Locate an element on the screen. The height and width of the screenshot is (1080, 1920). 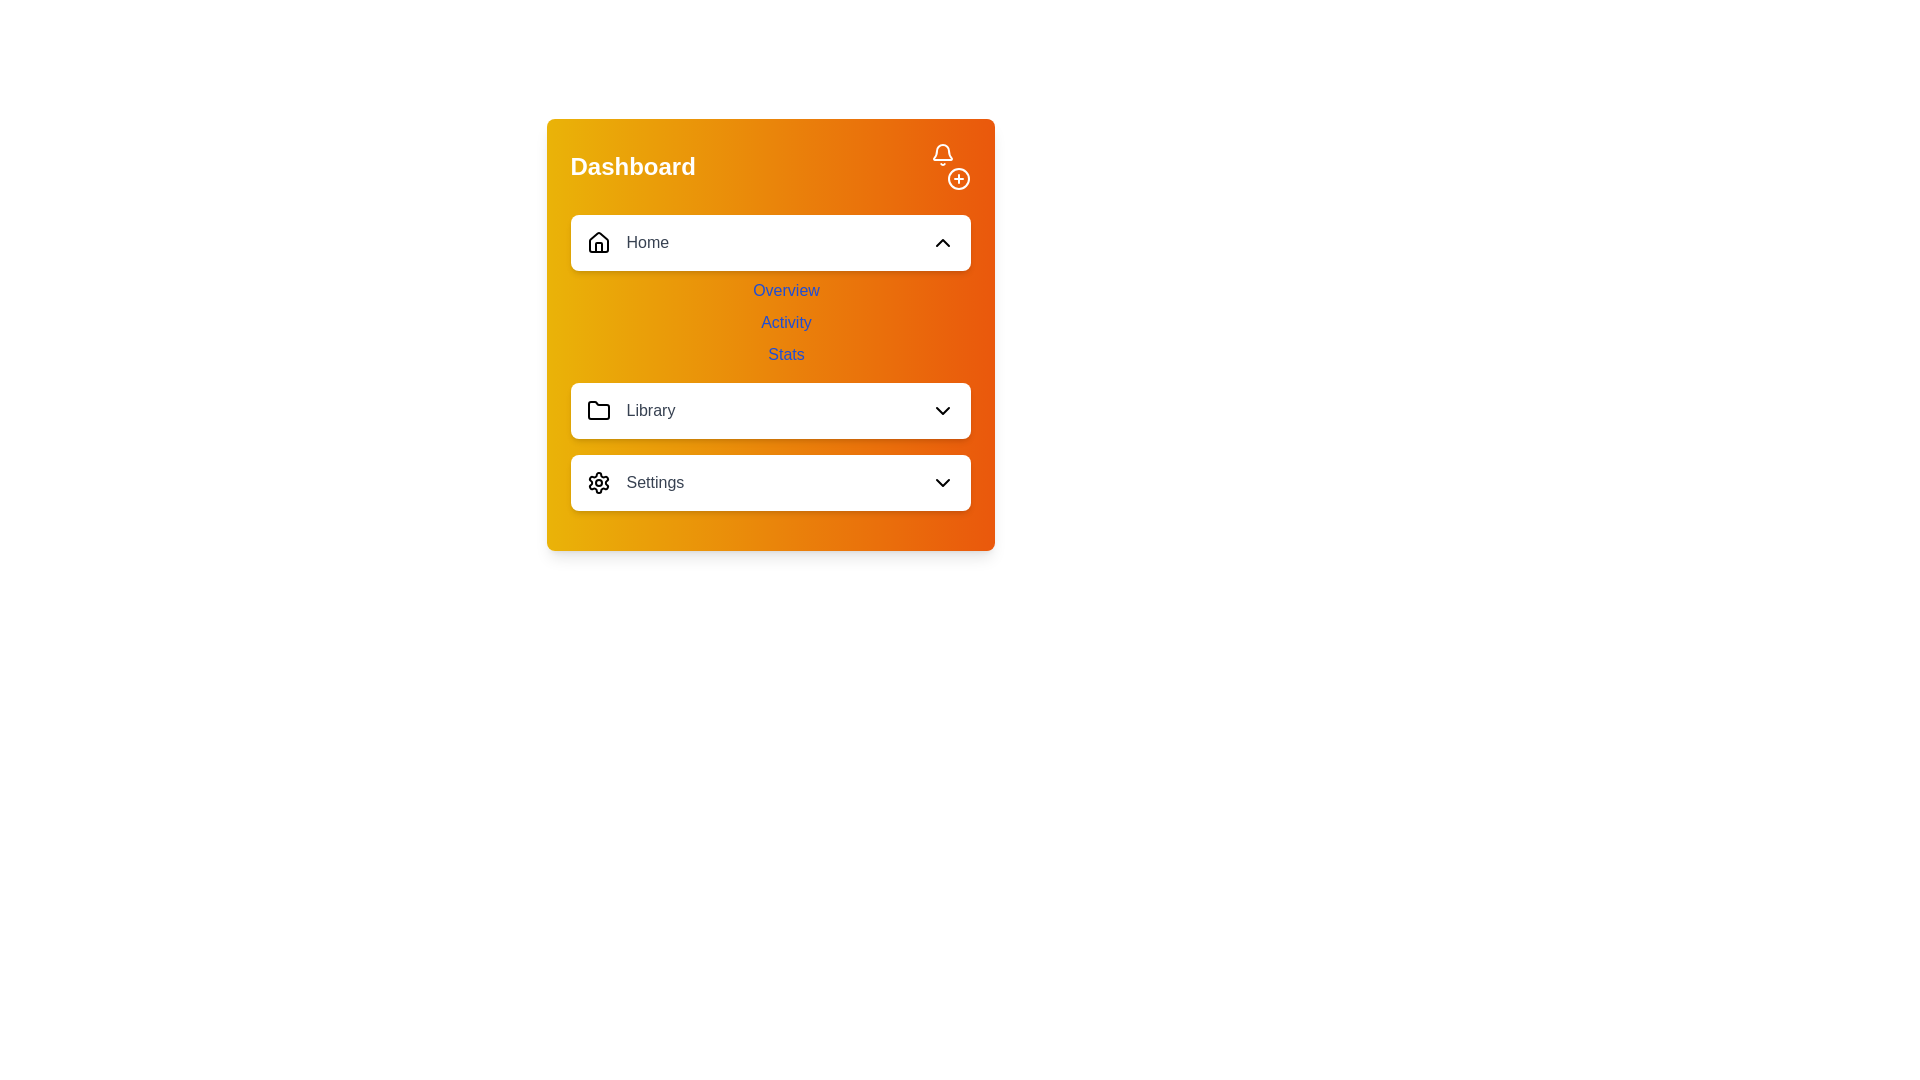
the 'Settings' menu item, which is a gear icon followed by the text 'Settings', located in the third position of the vertical list is located at coordinates (634, 482).